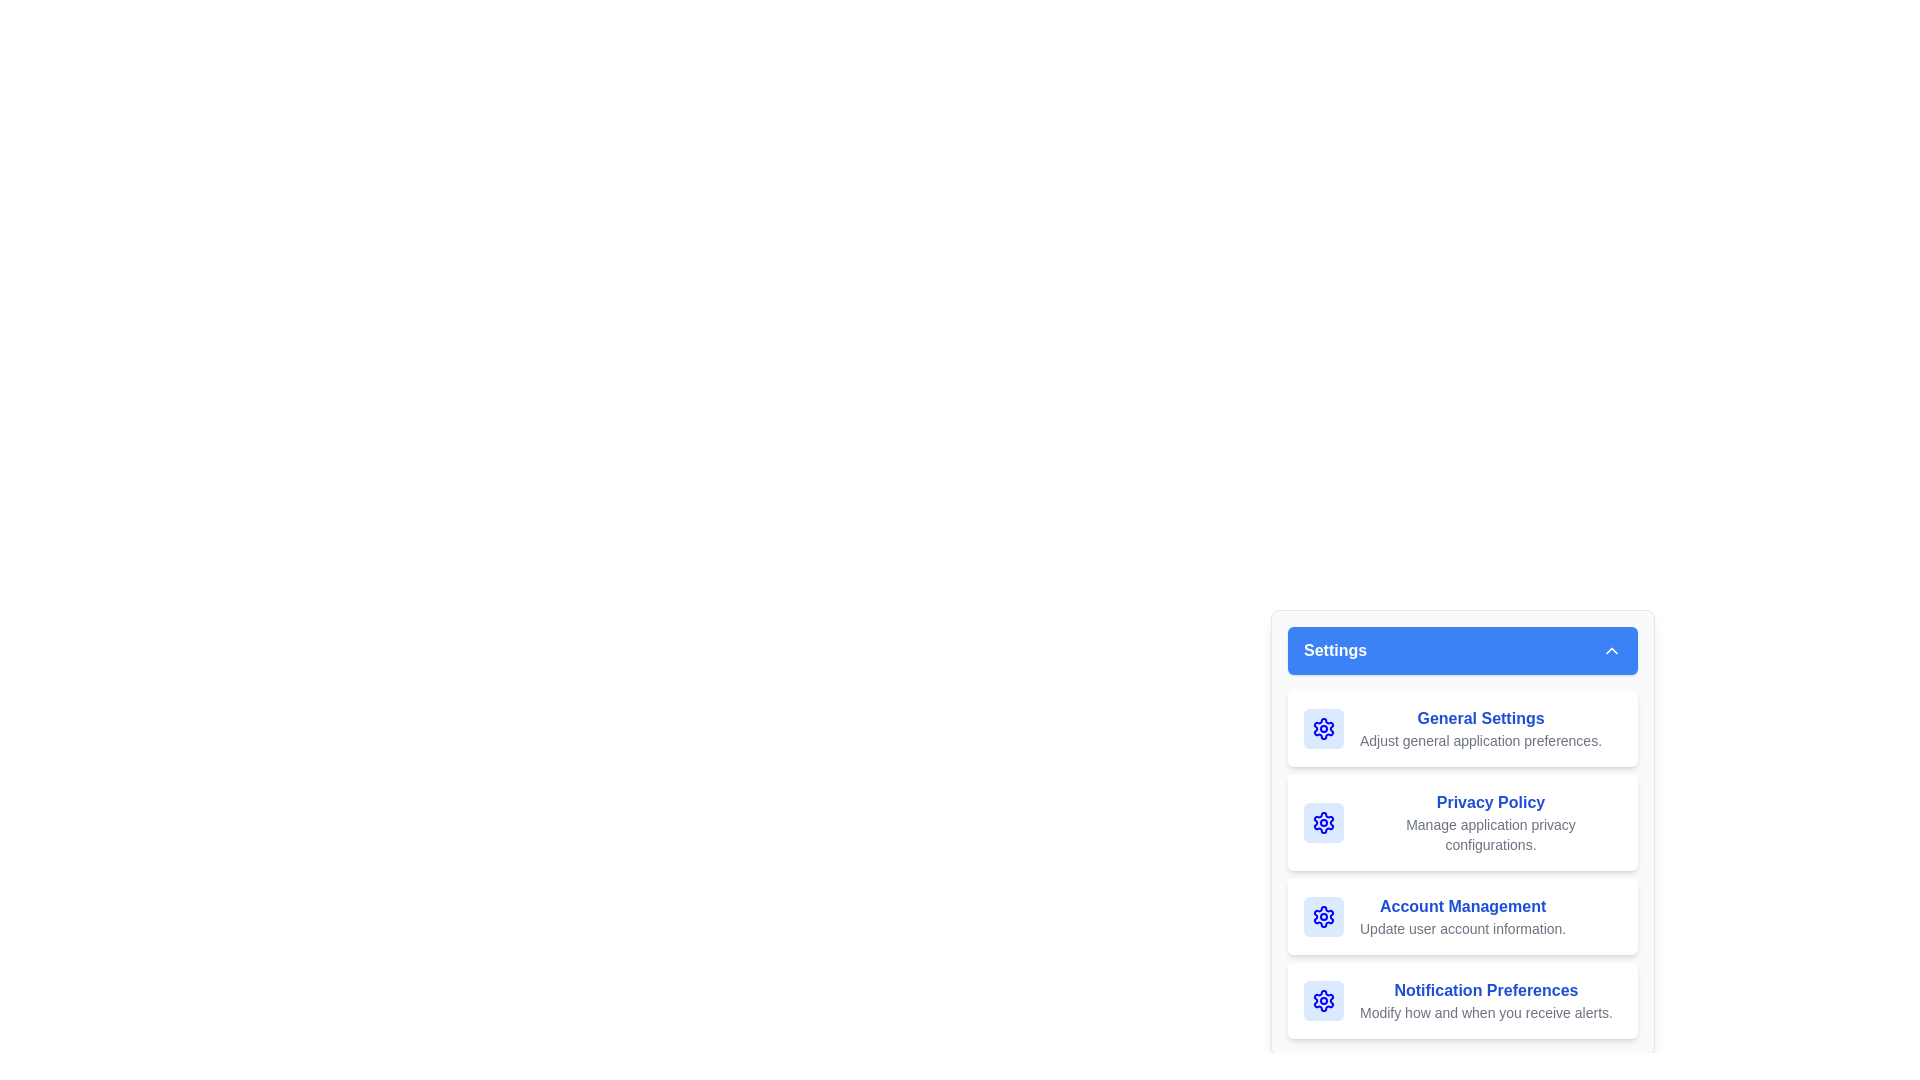  Describe the element at coordinates (1463, 1001) in the screenshot. I see `the menu item Notification Preferences from the dropdown` at that location.